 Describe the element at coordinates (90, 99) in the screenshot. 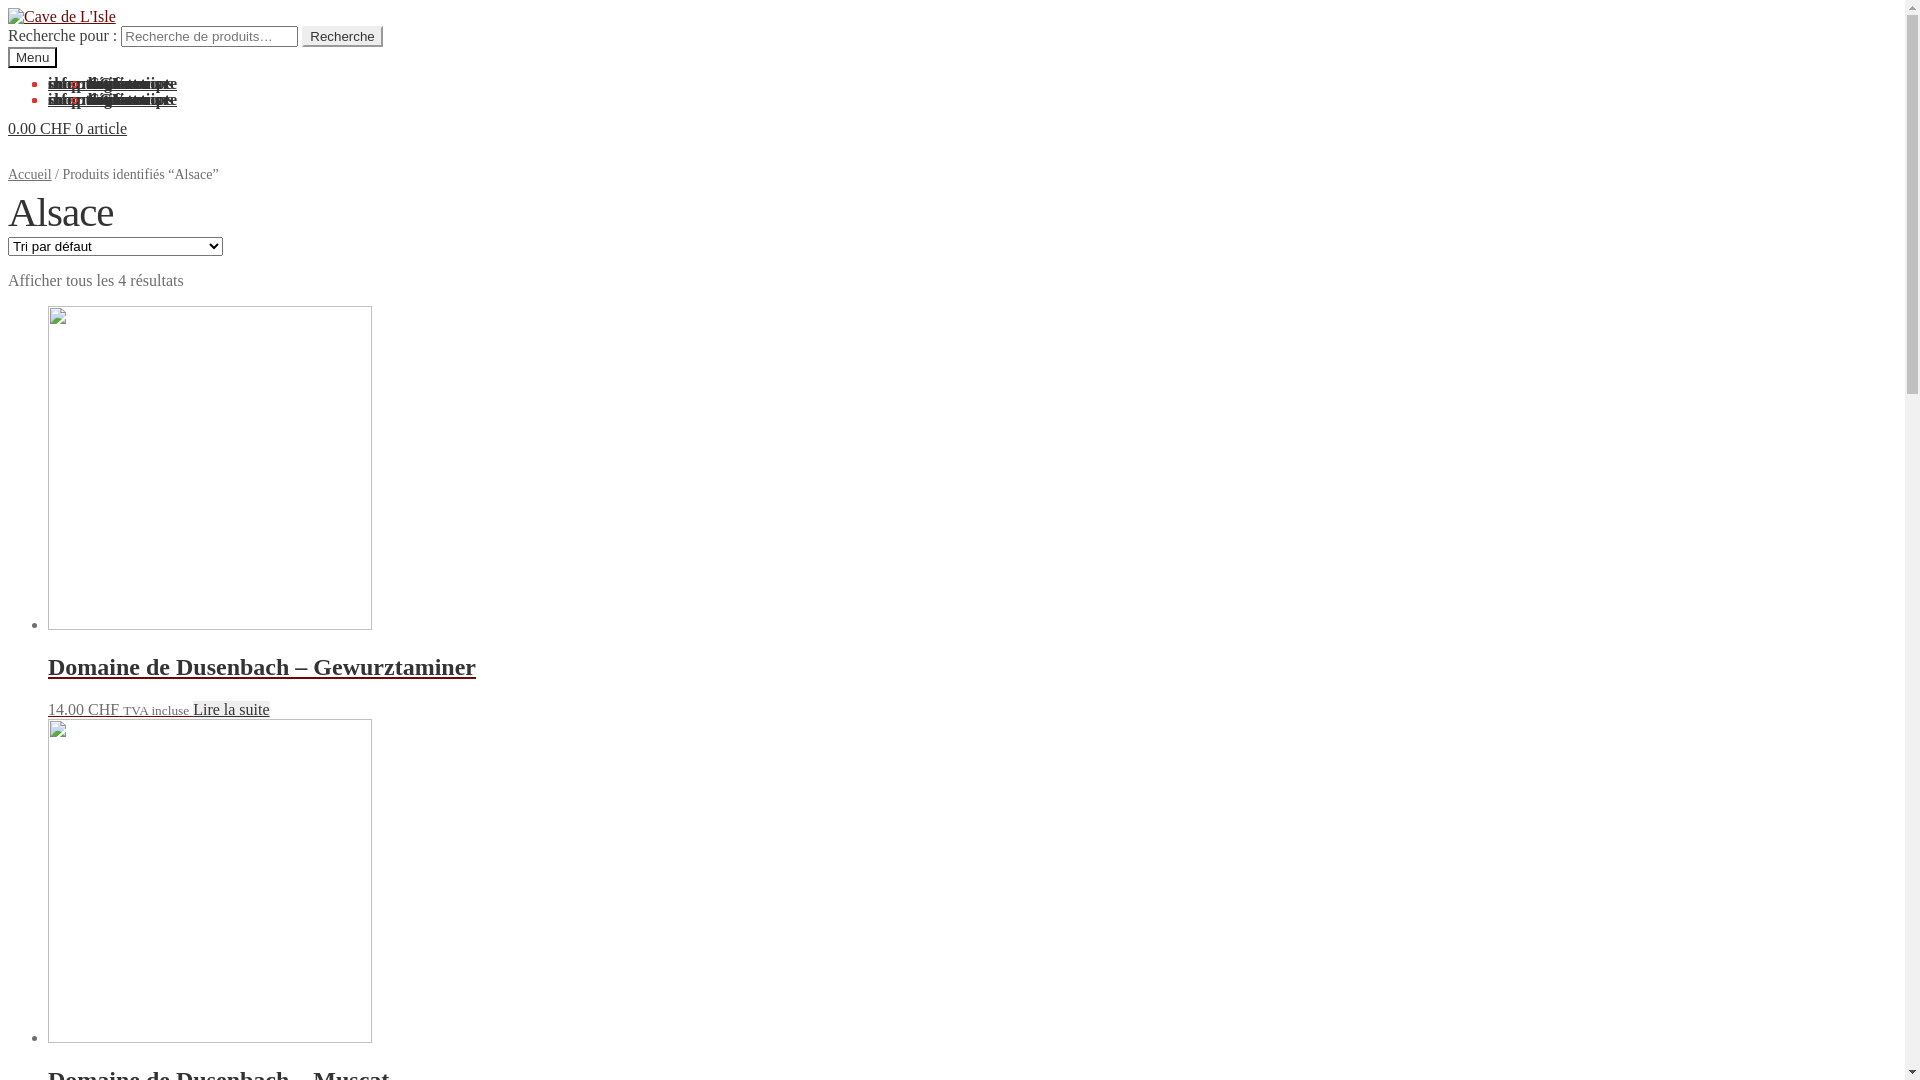

I see `'informations'` at that location.